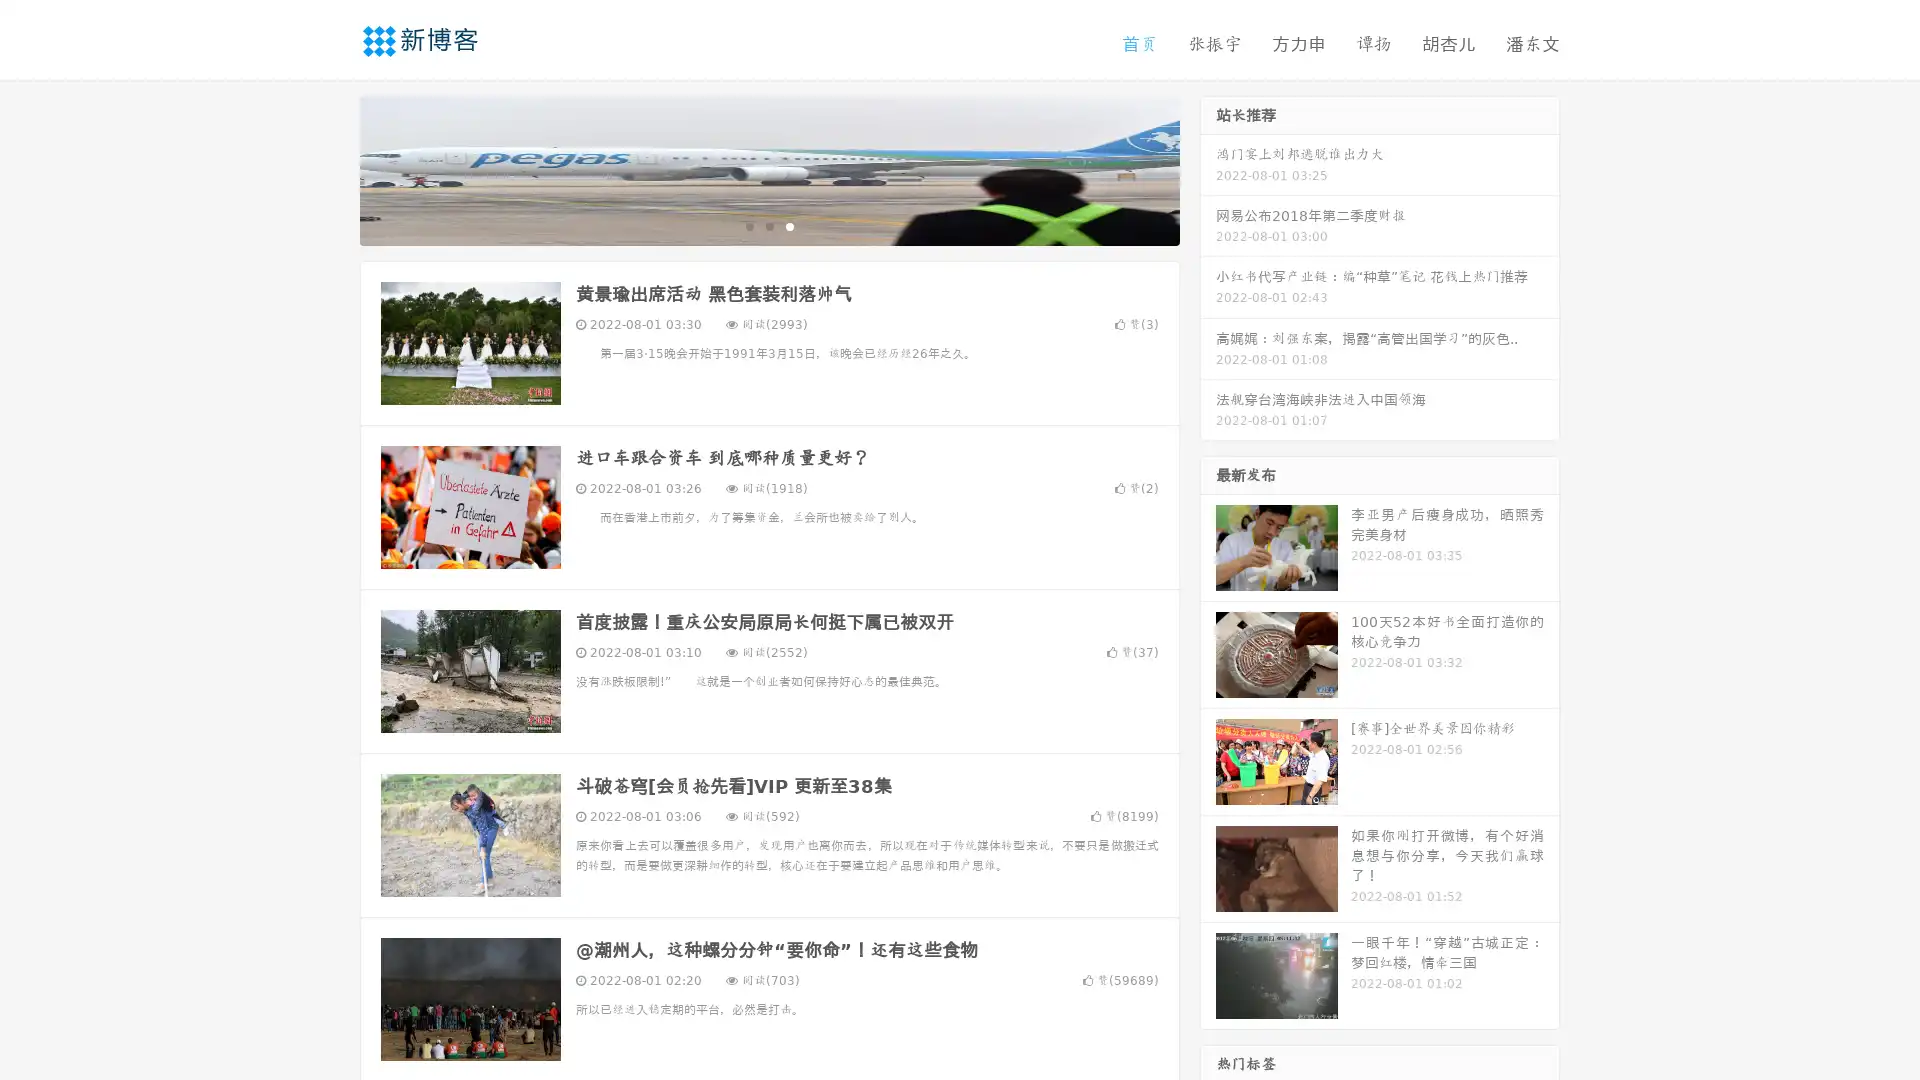 The image size is (1920, 1080). What do you see at coordinates (789, 225) in the screenshot?
I see `Go to slide 3` at bounding box center [789, 225].